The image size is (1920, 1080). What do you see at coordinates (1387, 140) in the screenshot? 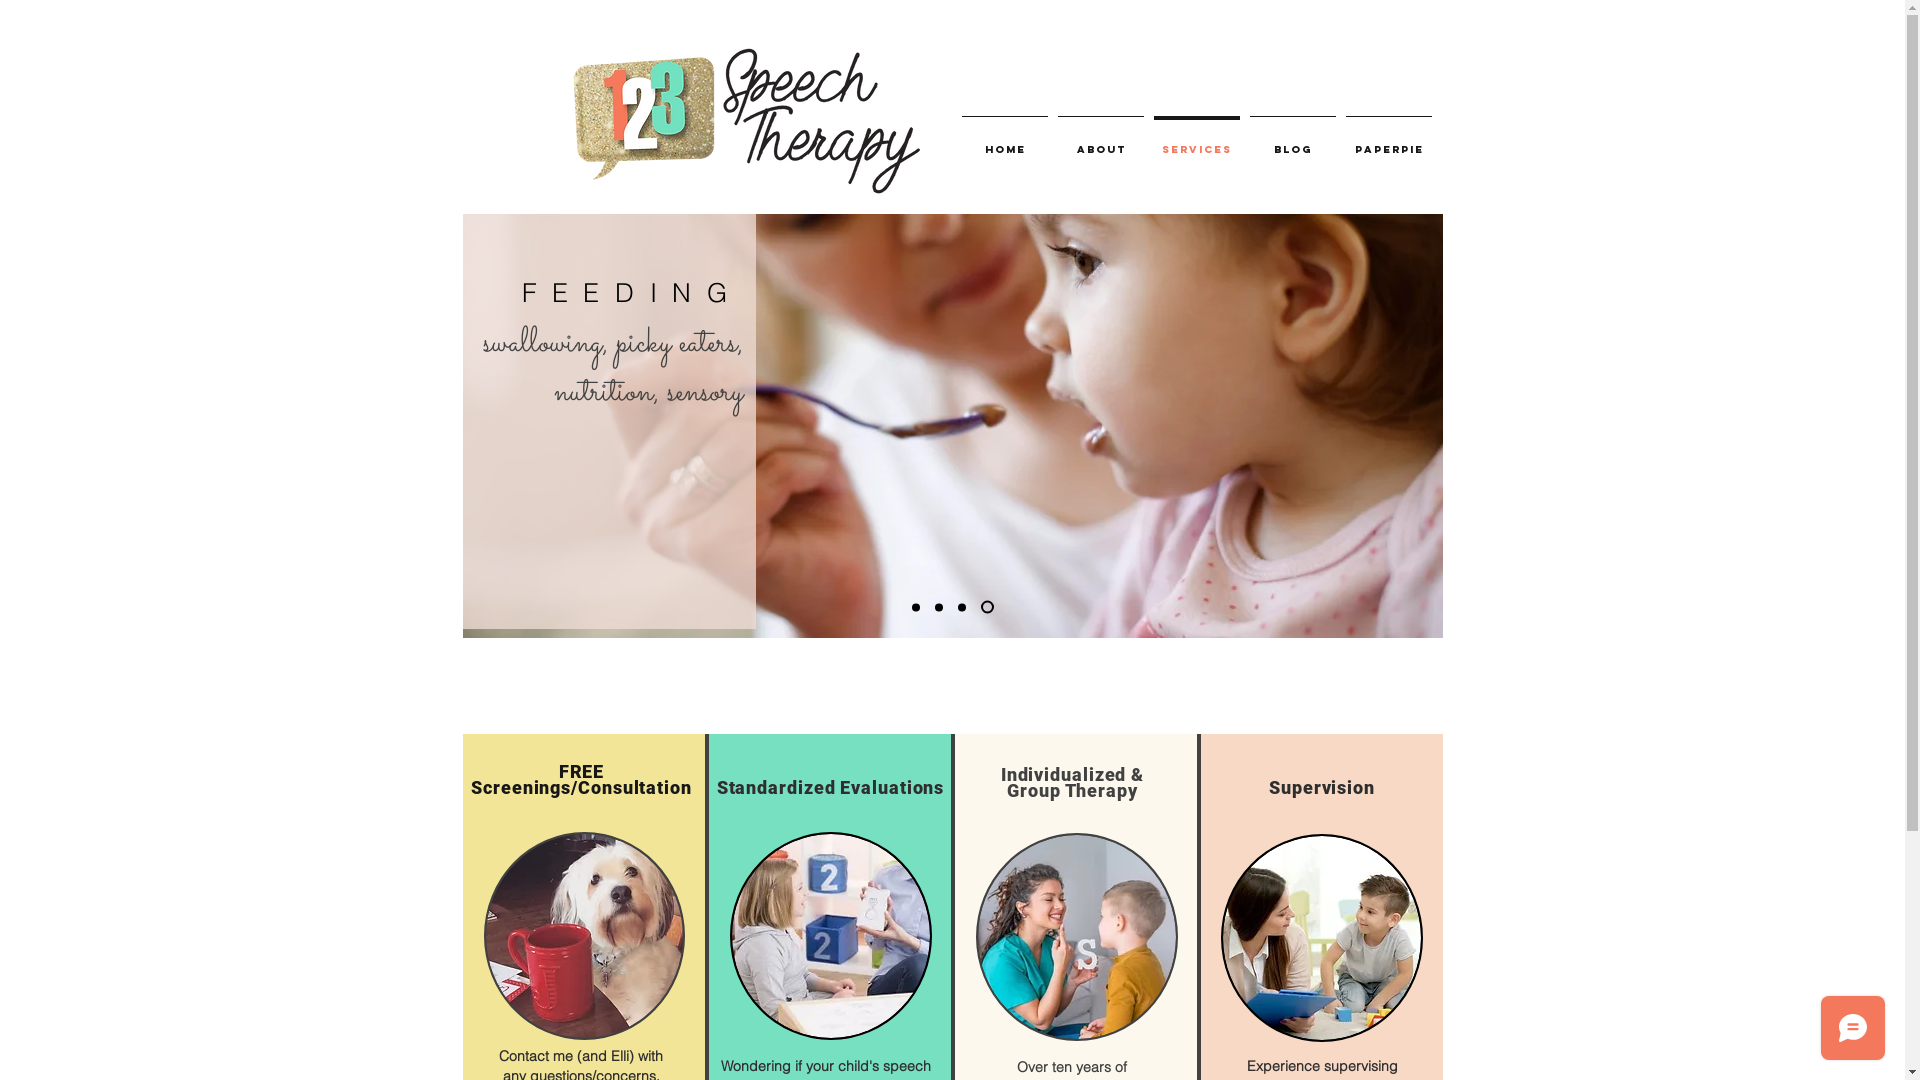
I see `'PAPERPIE'` at bounding box center [1387, 140].